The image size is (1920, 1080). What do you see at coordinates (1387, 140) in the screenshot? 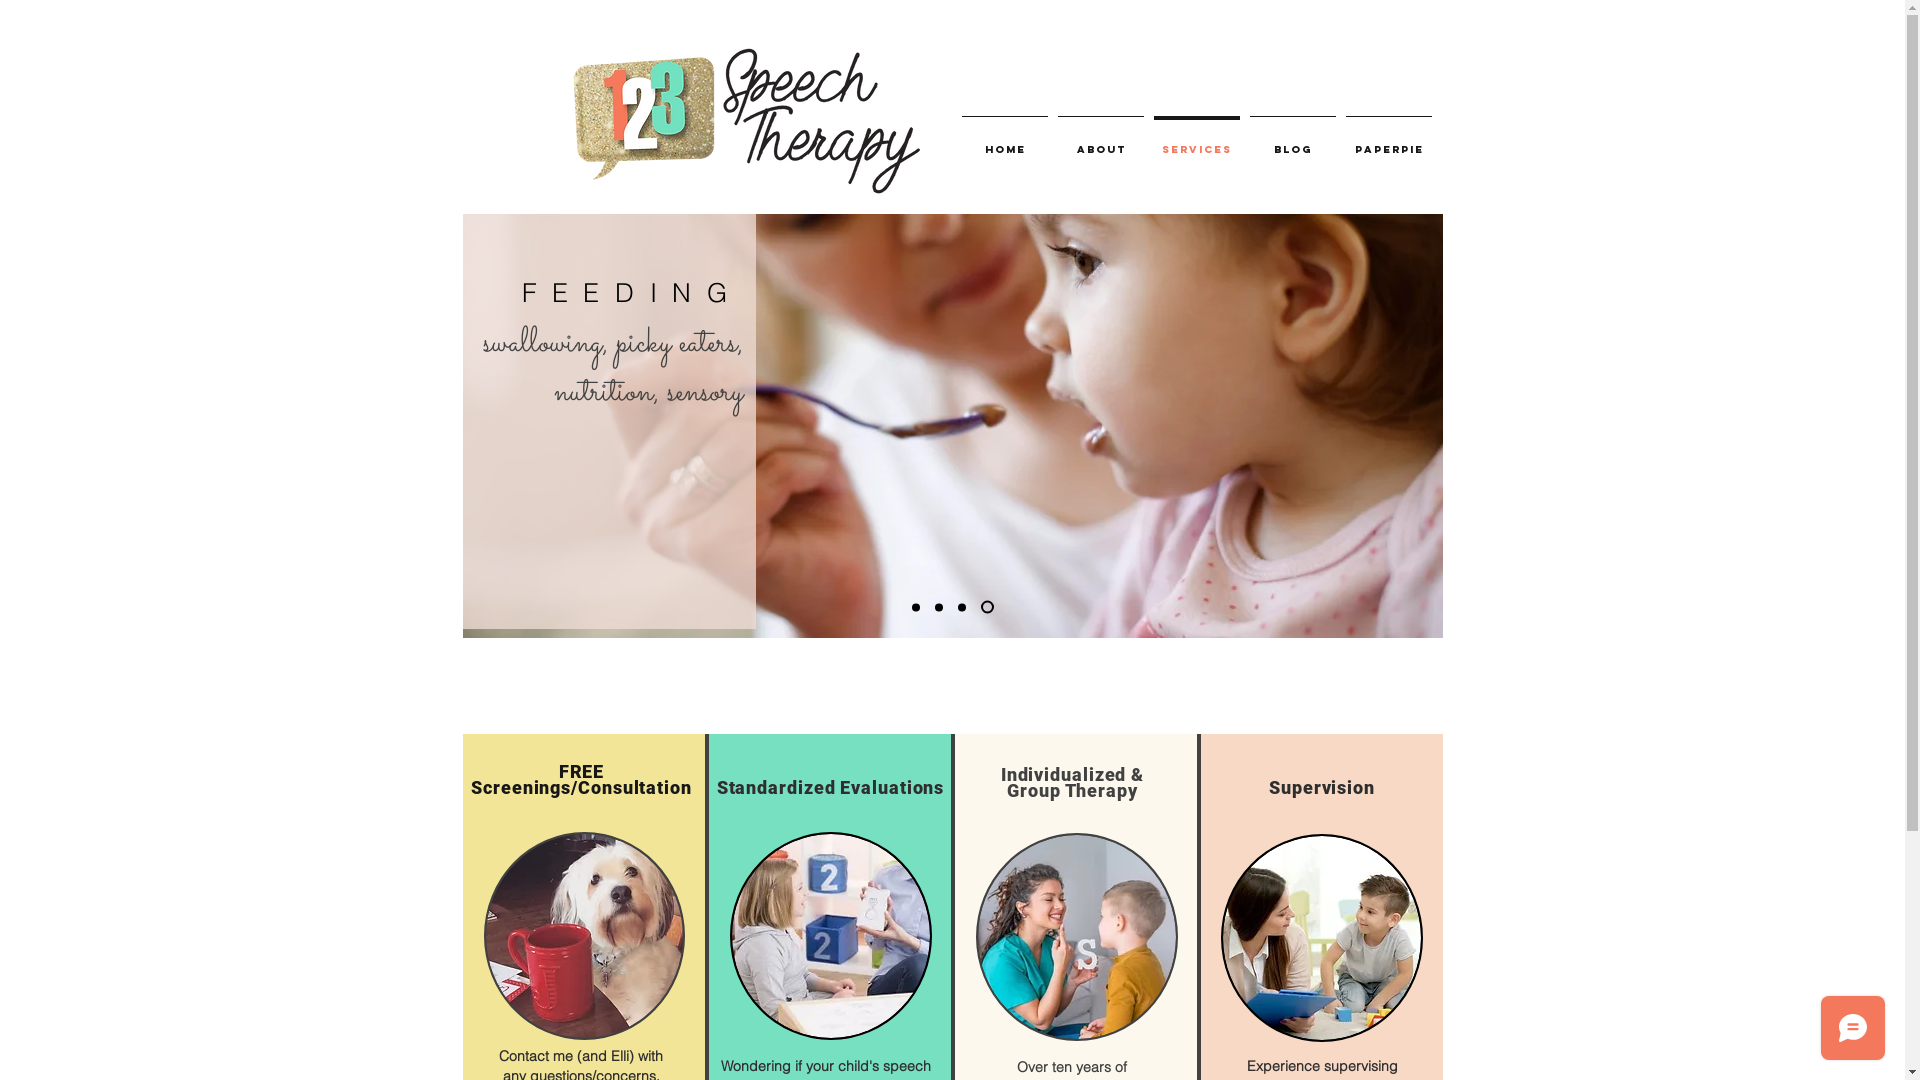
I see `'PAPERPIE'` at bounding box center [1387, 140].